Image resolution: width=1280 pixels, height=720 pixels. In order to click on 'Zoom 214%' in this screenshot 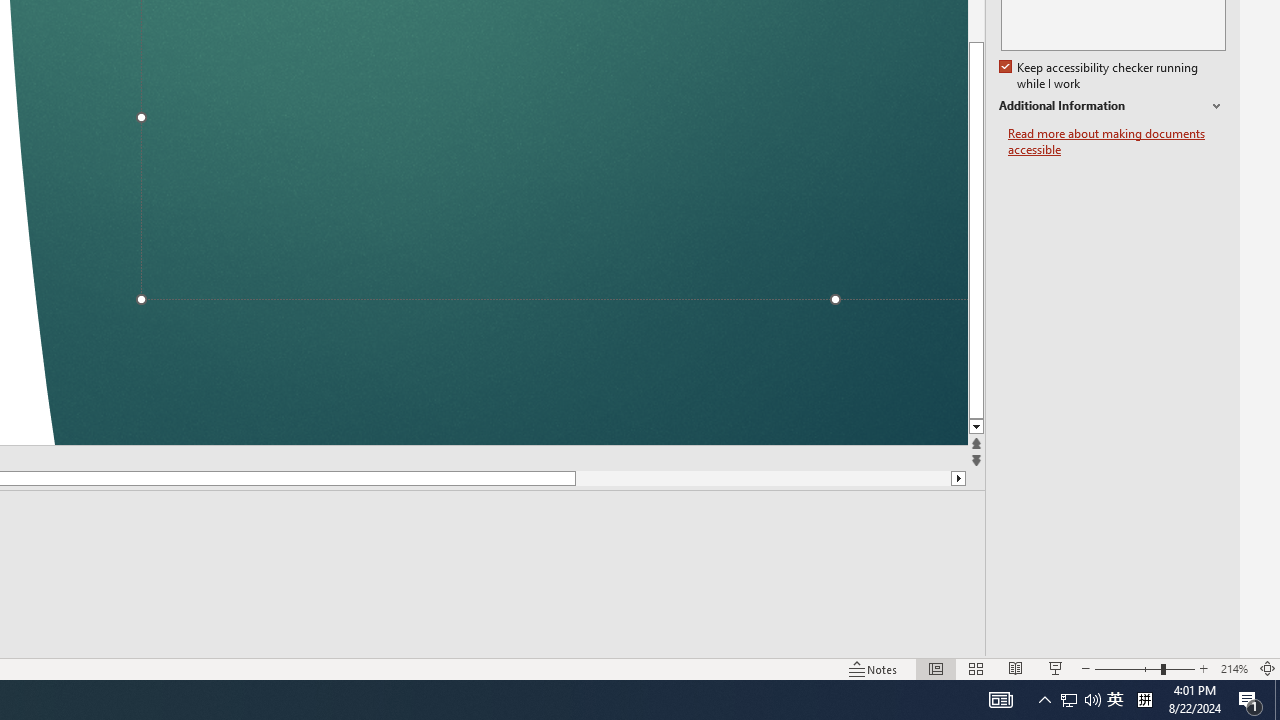, I will do `click(1233, 669)`.